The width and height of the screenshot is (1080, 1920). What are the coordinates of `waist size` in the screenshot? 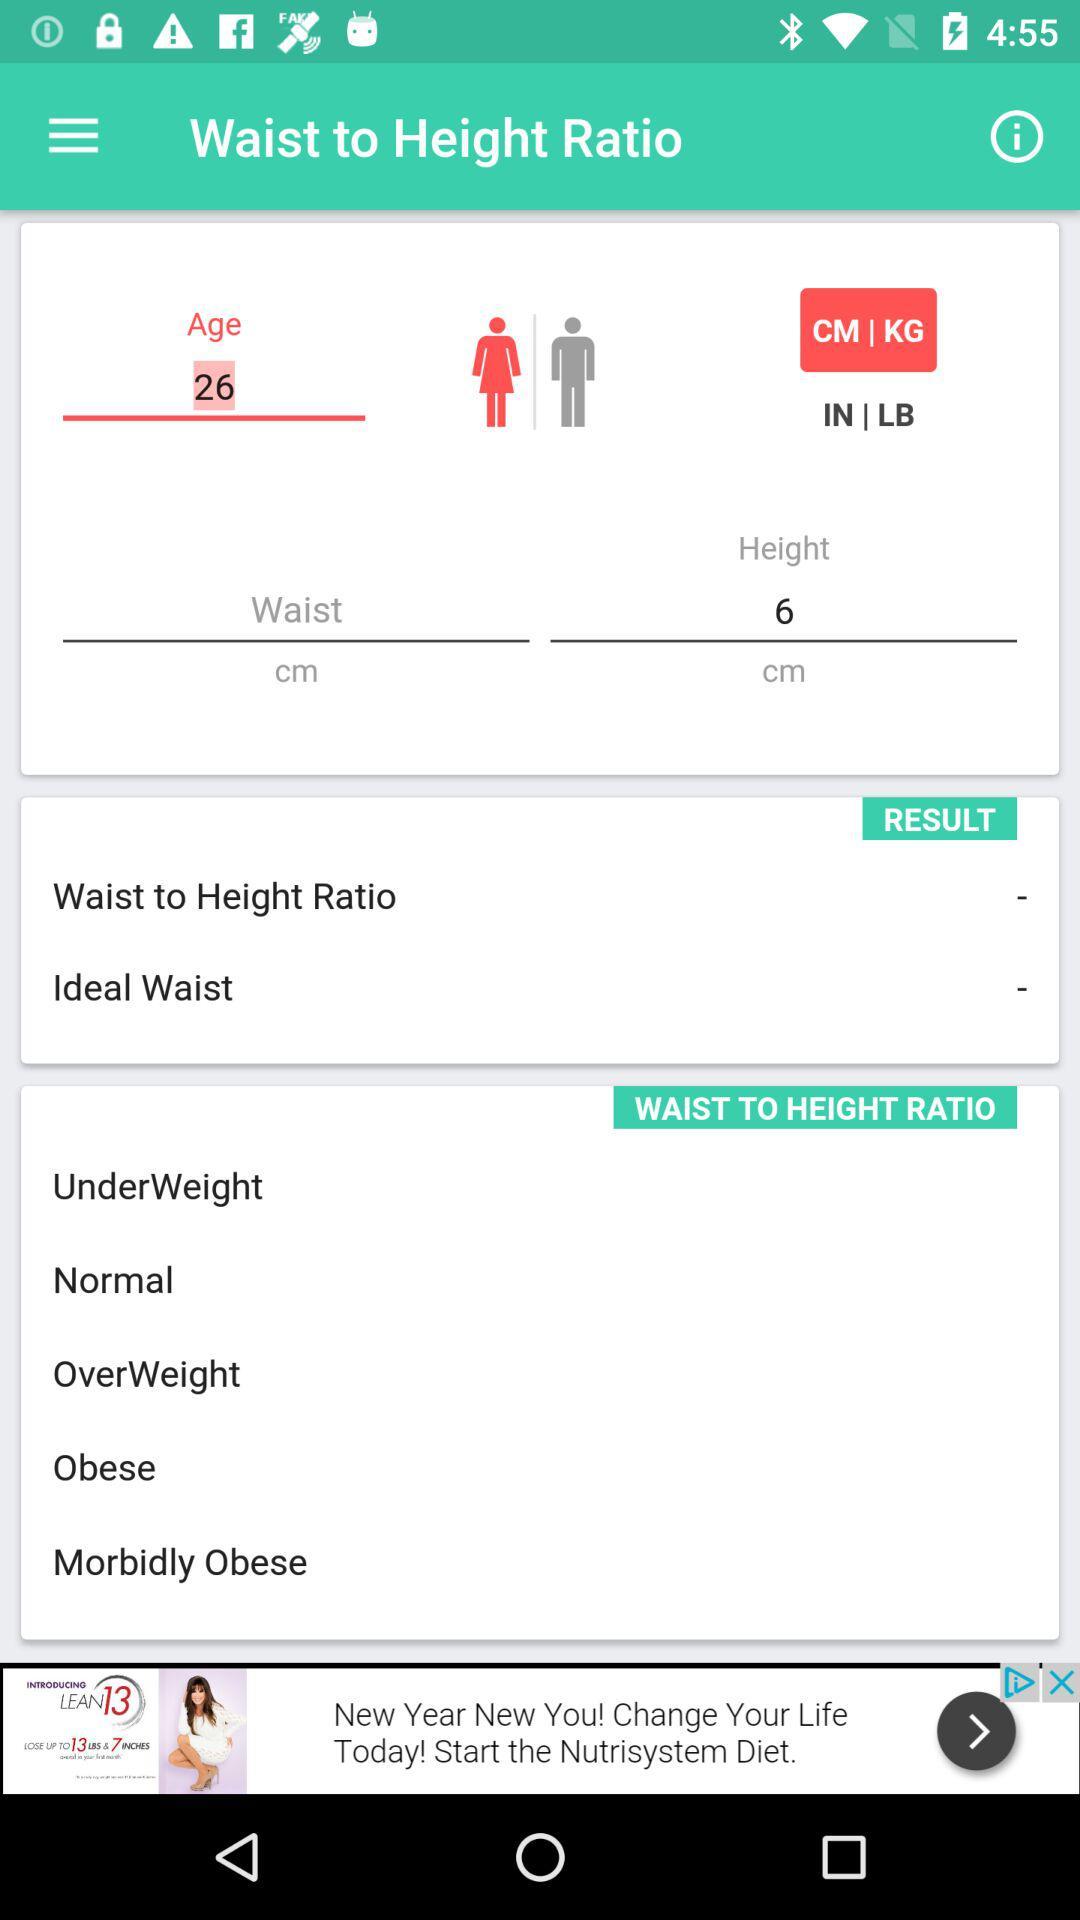 It's located at (296, 609).